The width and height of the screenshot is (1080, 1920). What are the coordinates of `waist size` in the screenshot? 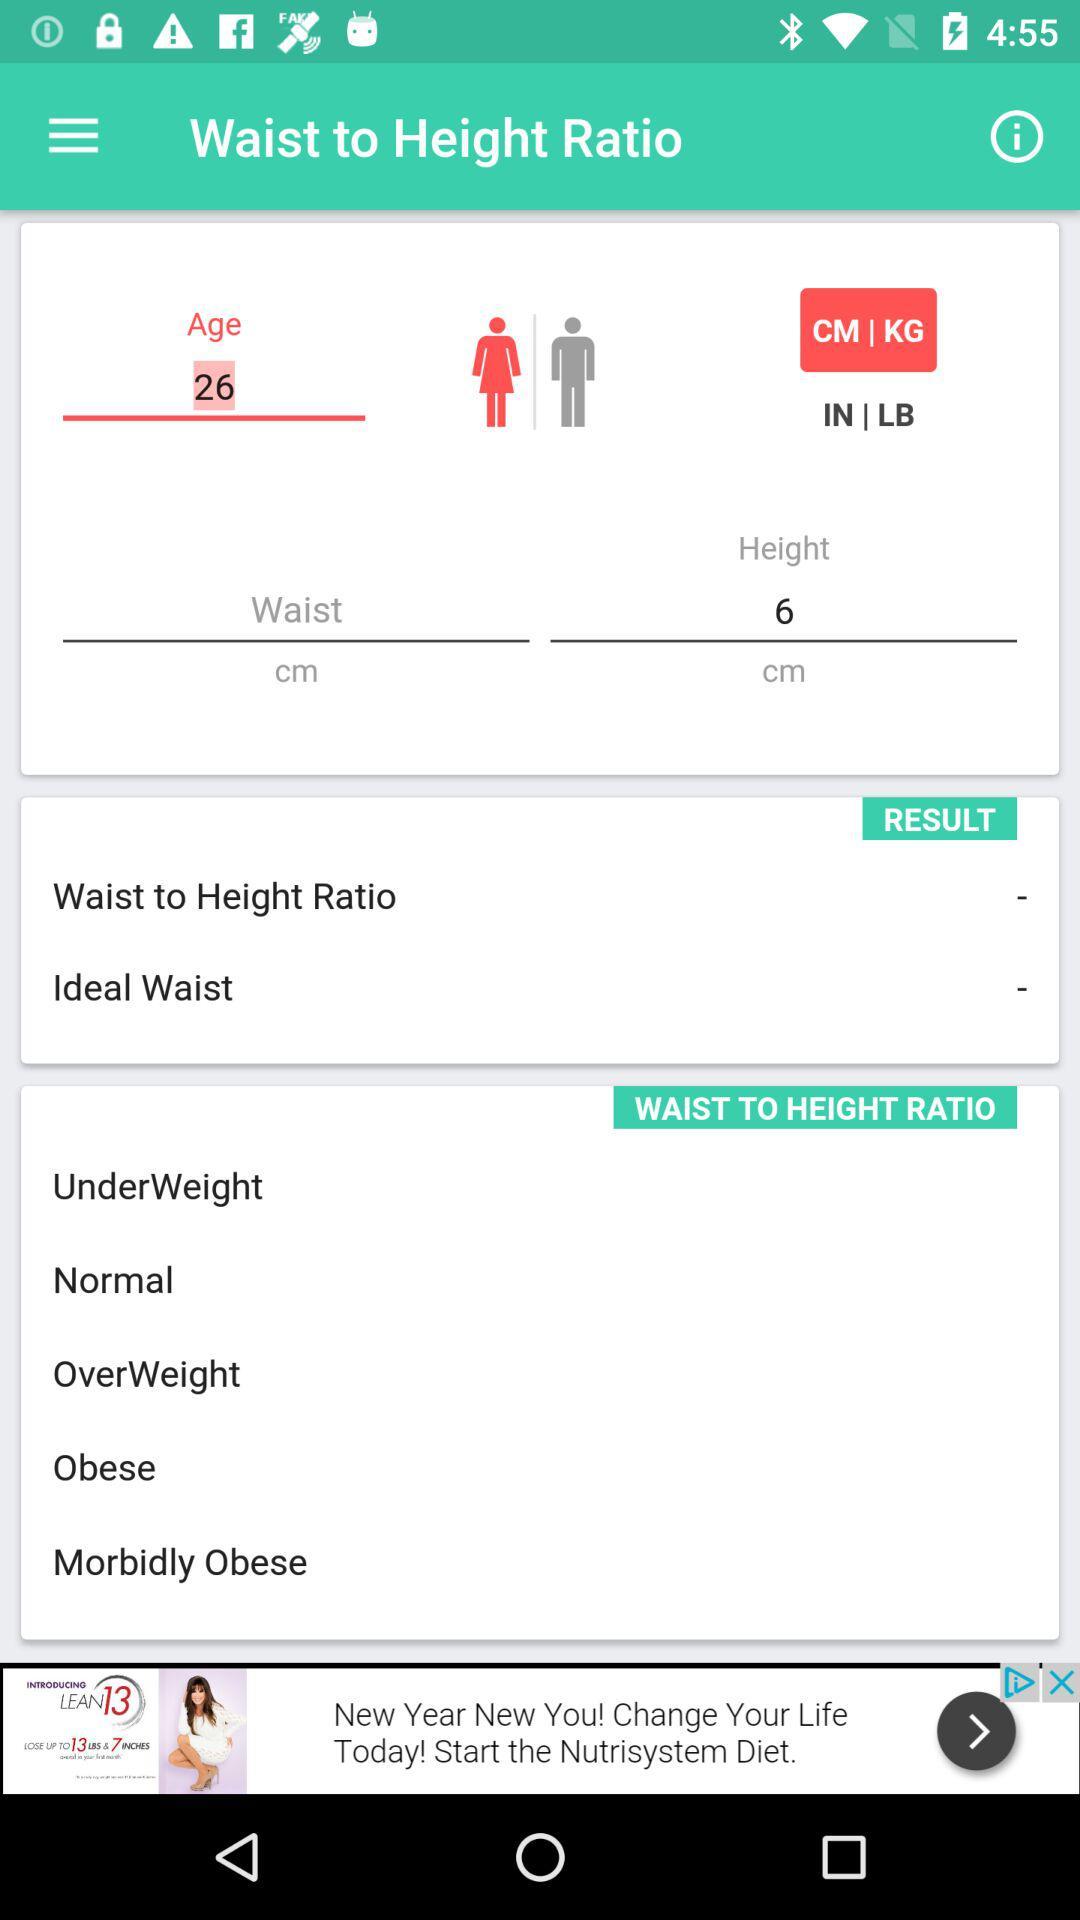 It's located at (296, 609).